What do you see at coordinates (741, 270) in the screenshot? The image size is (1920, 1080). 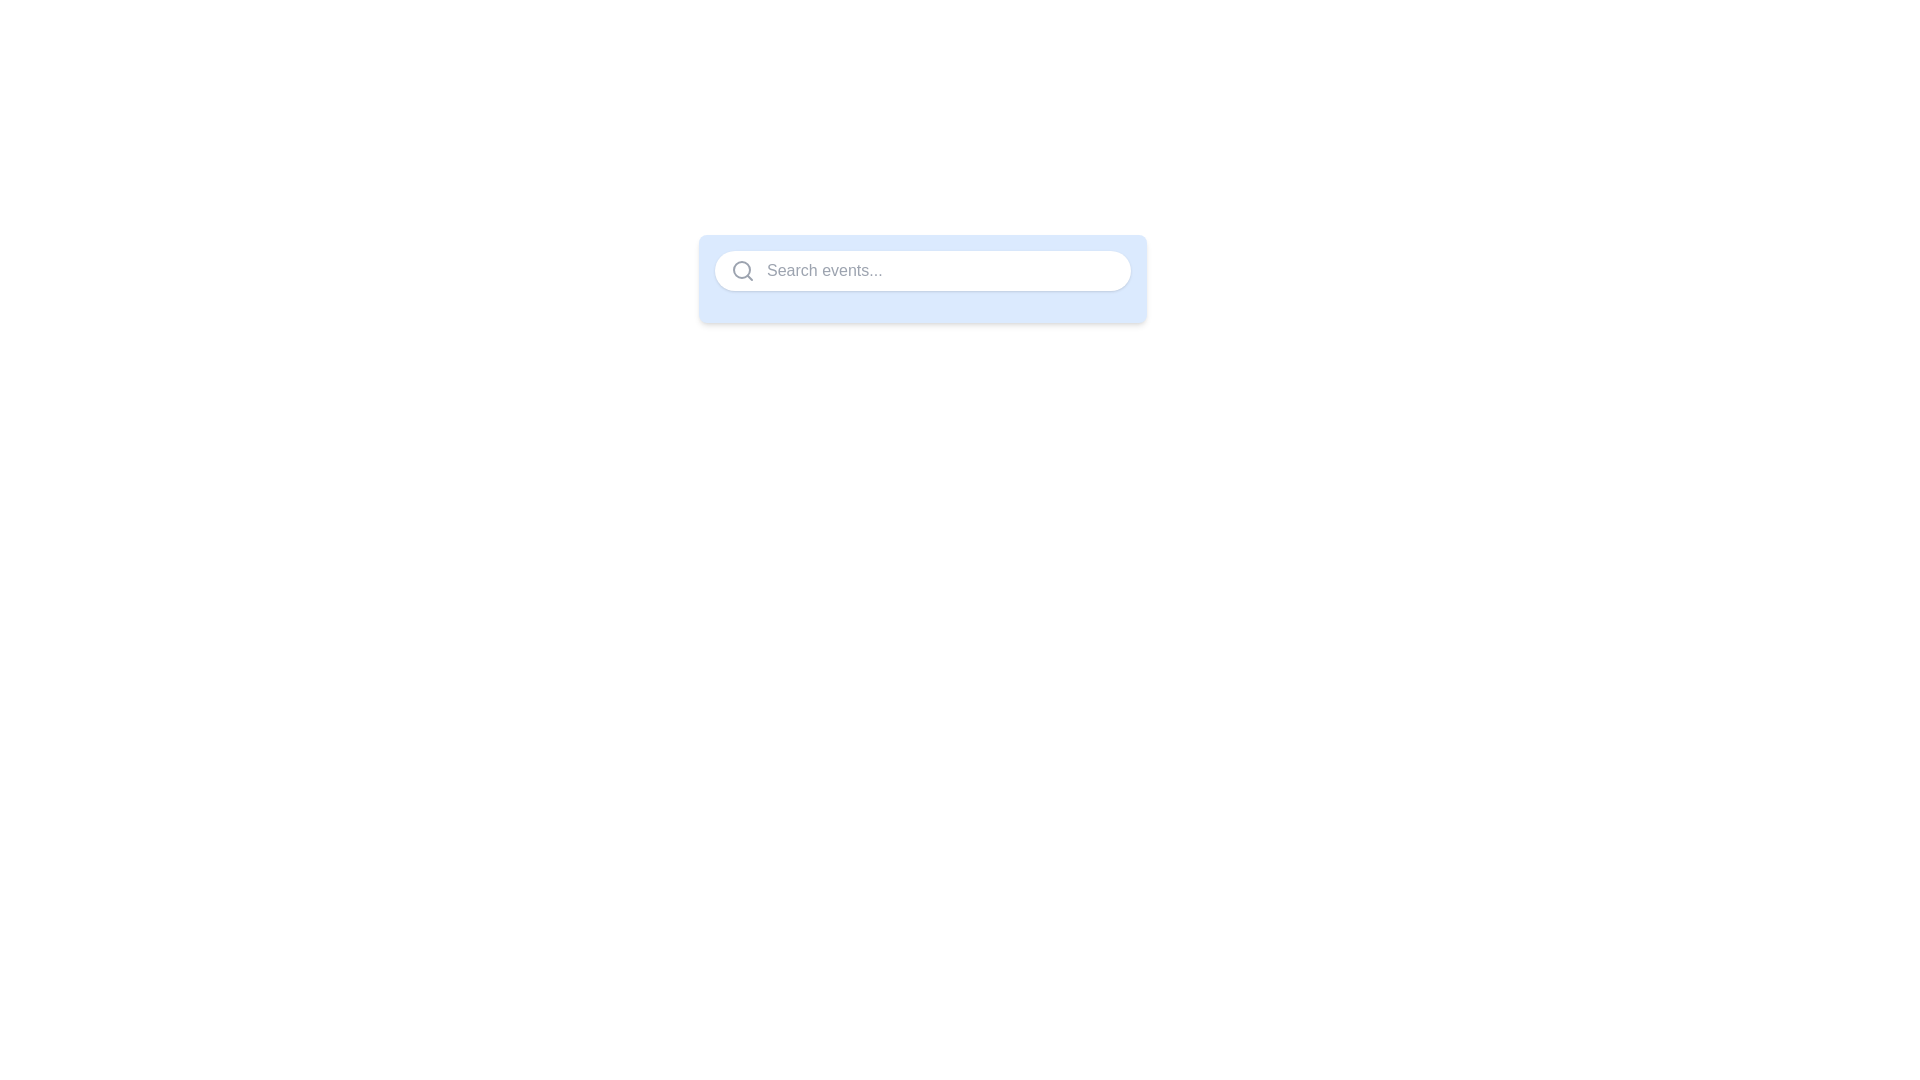 I see `the gray stroke circle icon that is part of the search icon, located at the leftmost side of the search bar with the placeholder text 'Search events...'` at bounding box center [741, 270].